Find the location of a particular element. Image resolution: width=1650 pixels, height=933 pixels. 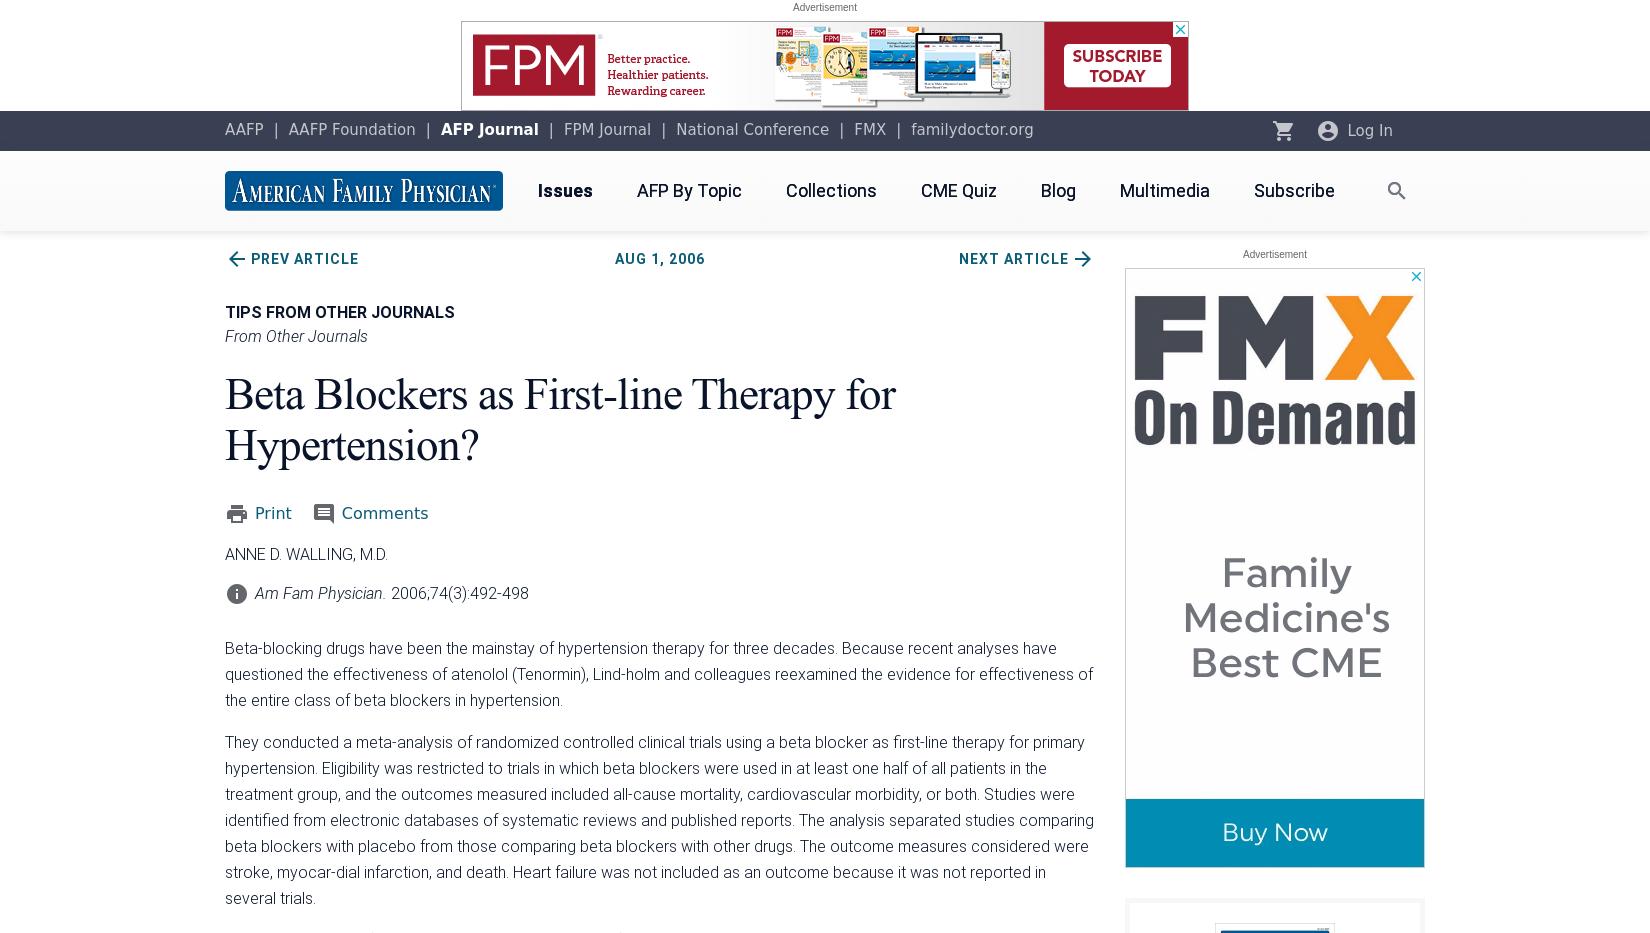

'Oct 2023' is located at coordinates (1273, 409).